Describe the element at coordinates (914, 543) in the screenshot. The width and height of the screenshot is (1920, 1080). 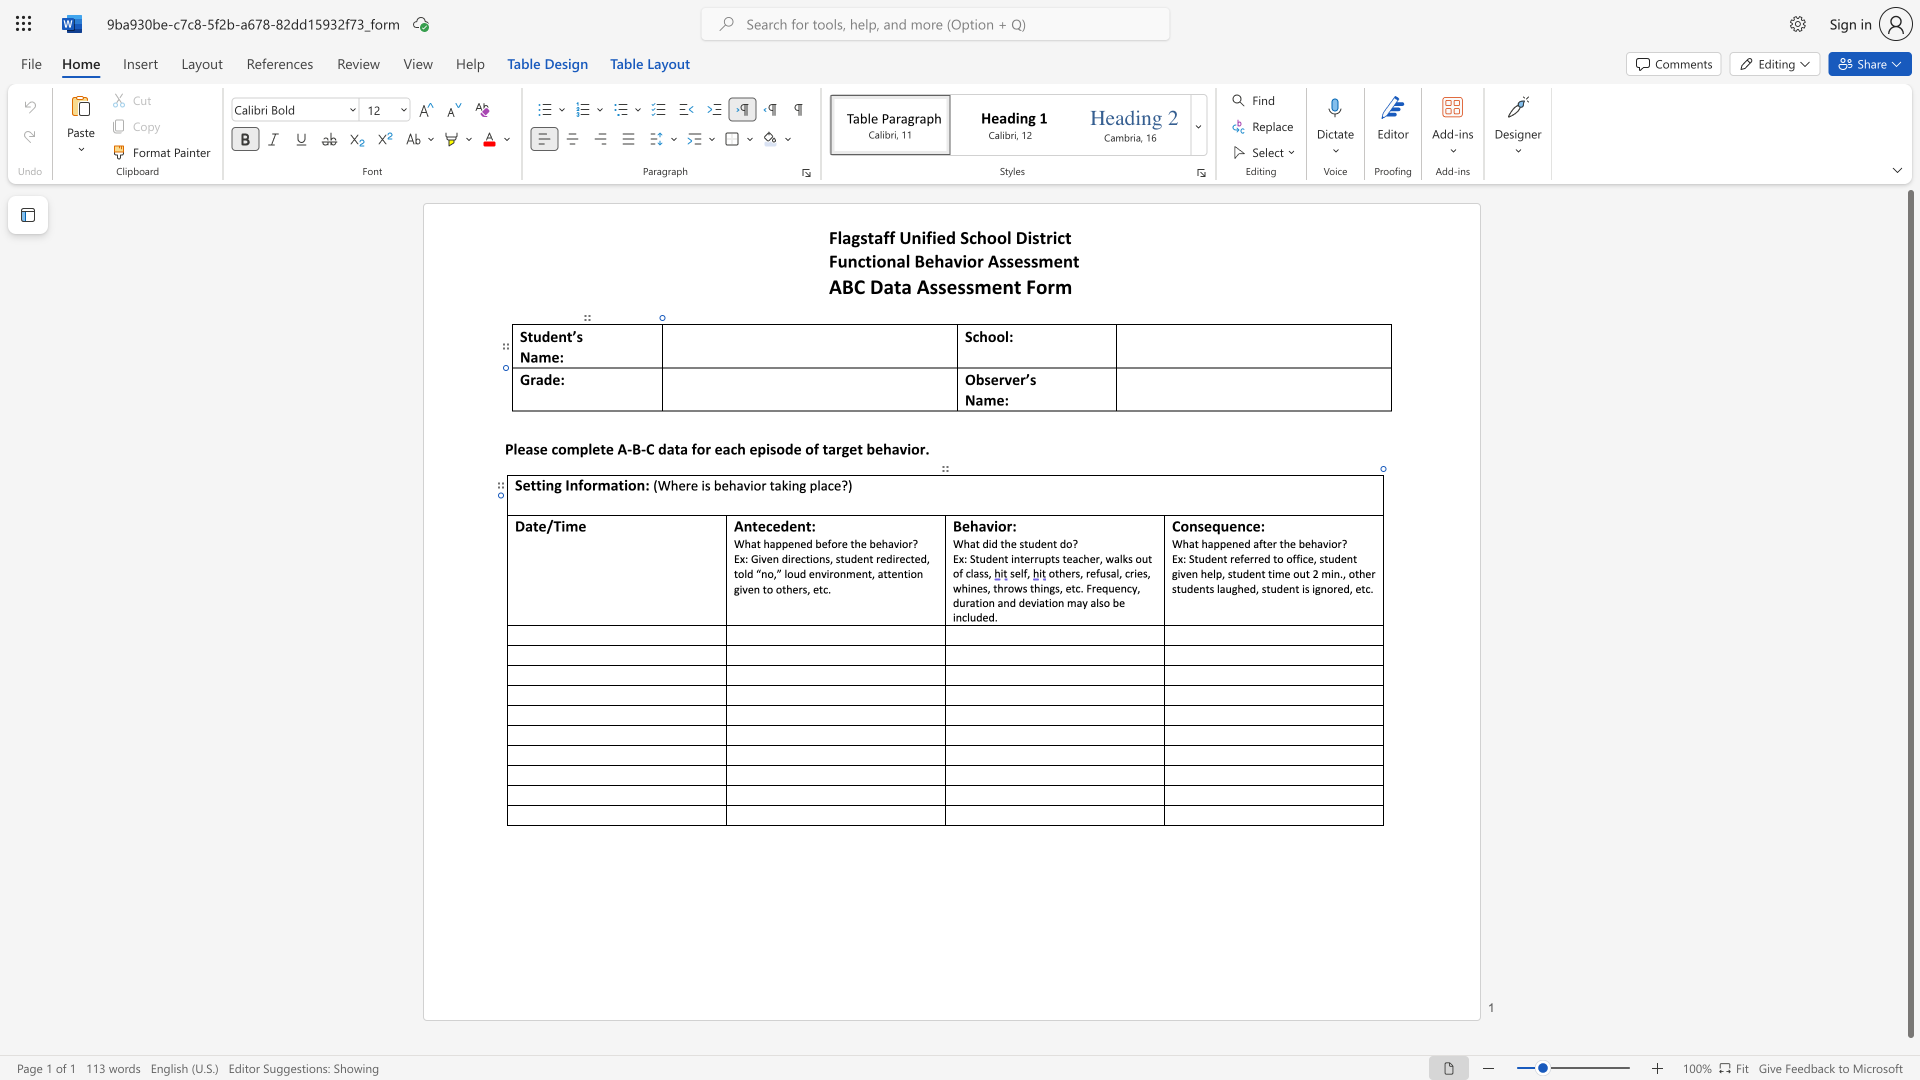
I see `the 1th character "?" in the text` at that location.